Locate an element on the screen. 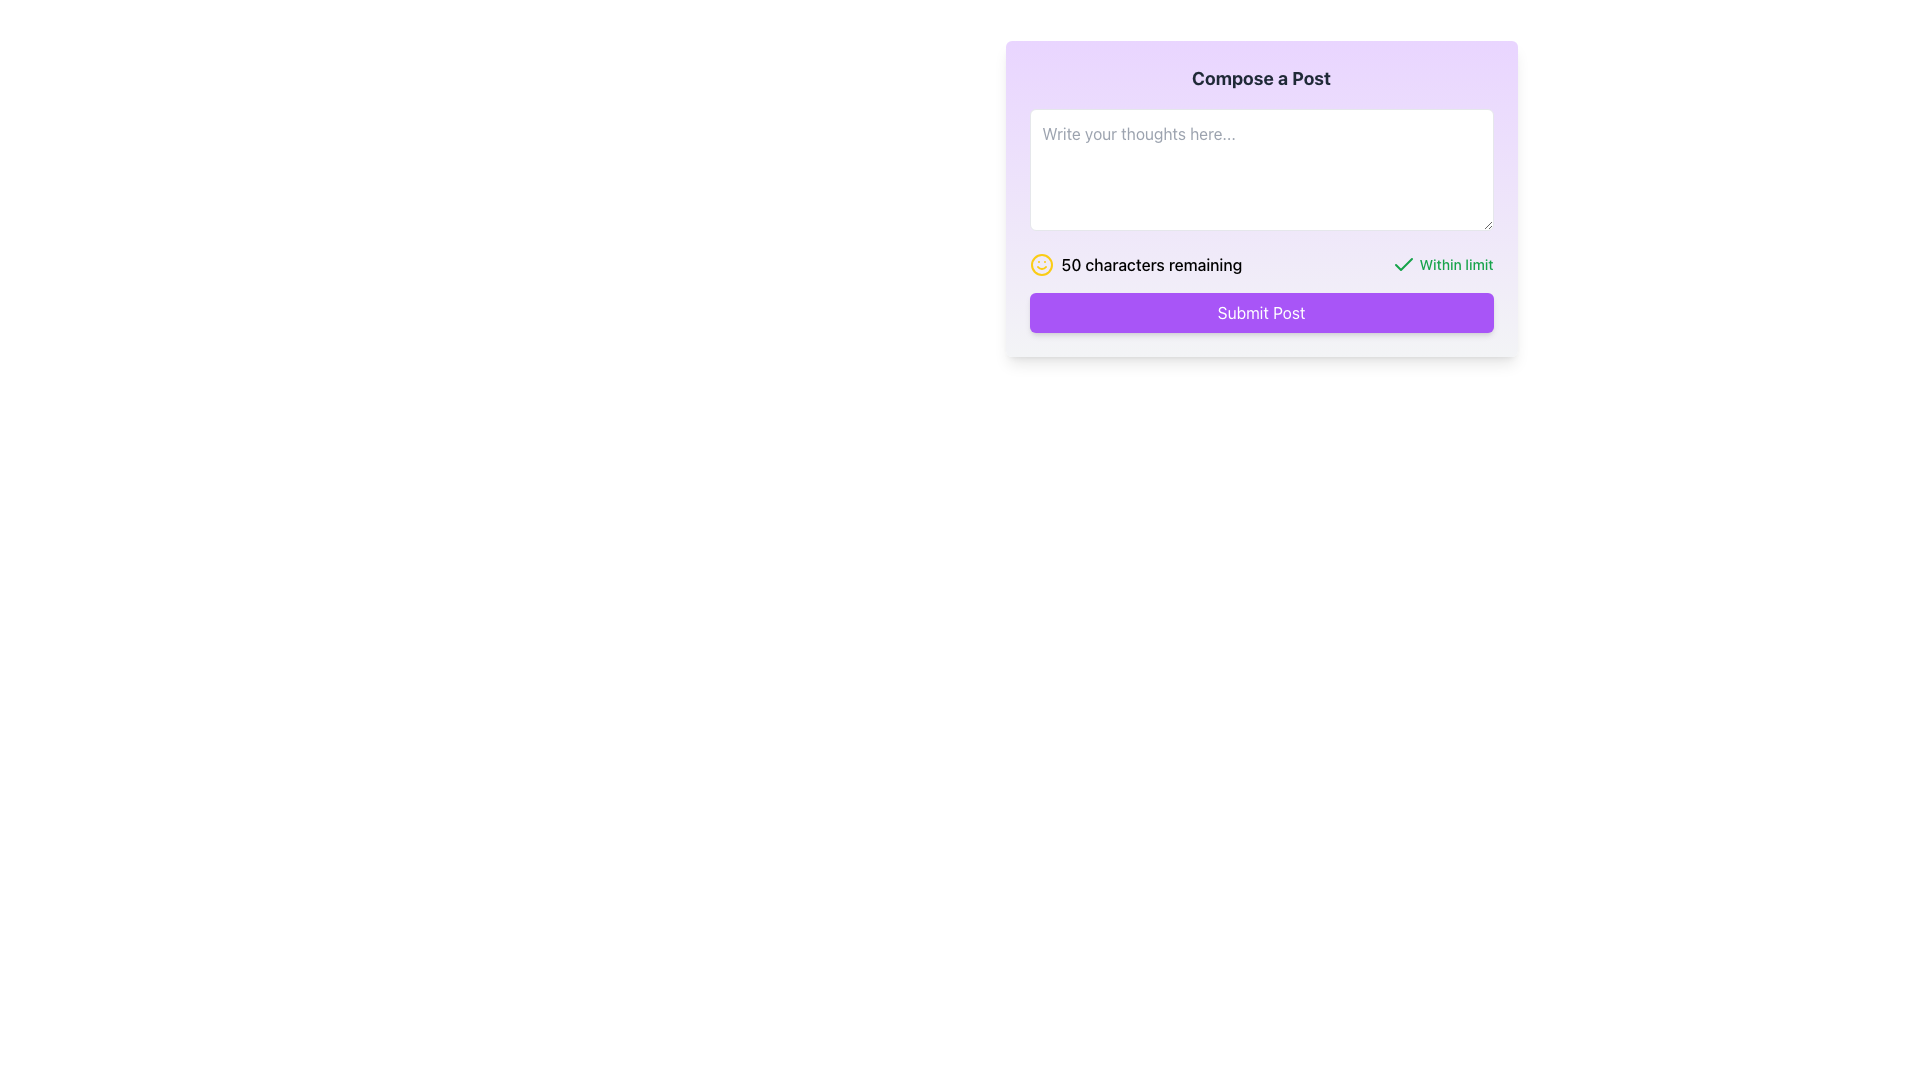 The image size is (1920, 1080). the rectangular button labeled 'Submit Post' with a vibrant purple background is located at coordinates (1260, 312).